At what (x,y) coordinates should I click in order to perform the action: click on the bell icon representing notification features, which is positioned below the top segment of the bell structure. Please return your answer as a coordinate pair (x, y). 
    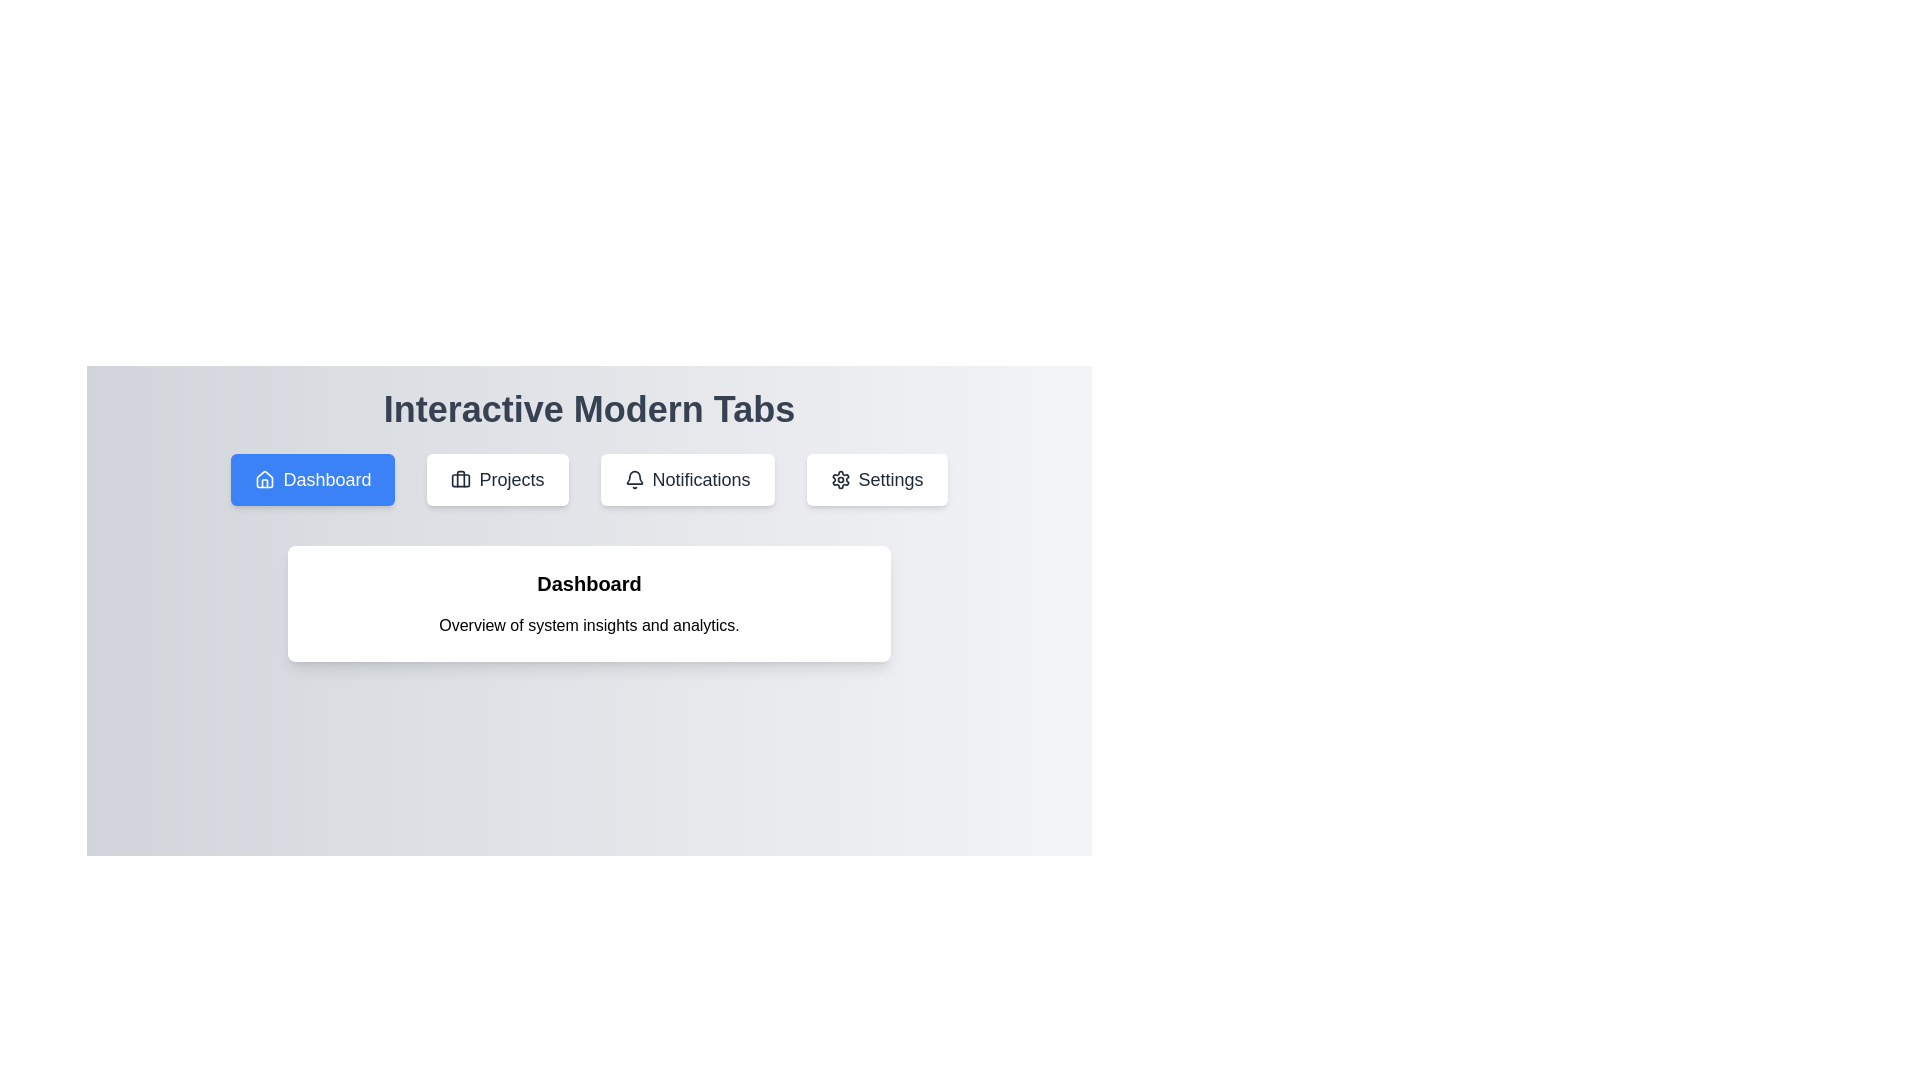
    Looking at the image, I should click on (633, 477).